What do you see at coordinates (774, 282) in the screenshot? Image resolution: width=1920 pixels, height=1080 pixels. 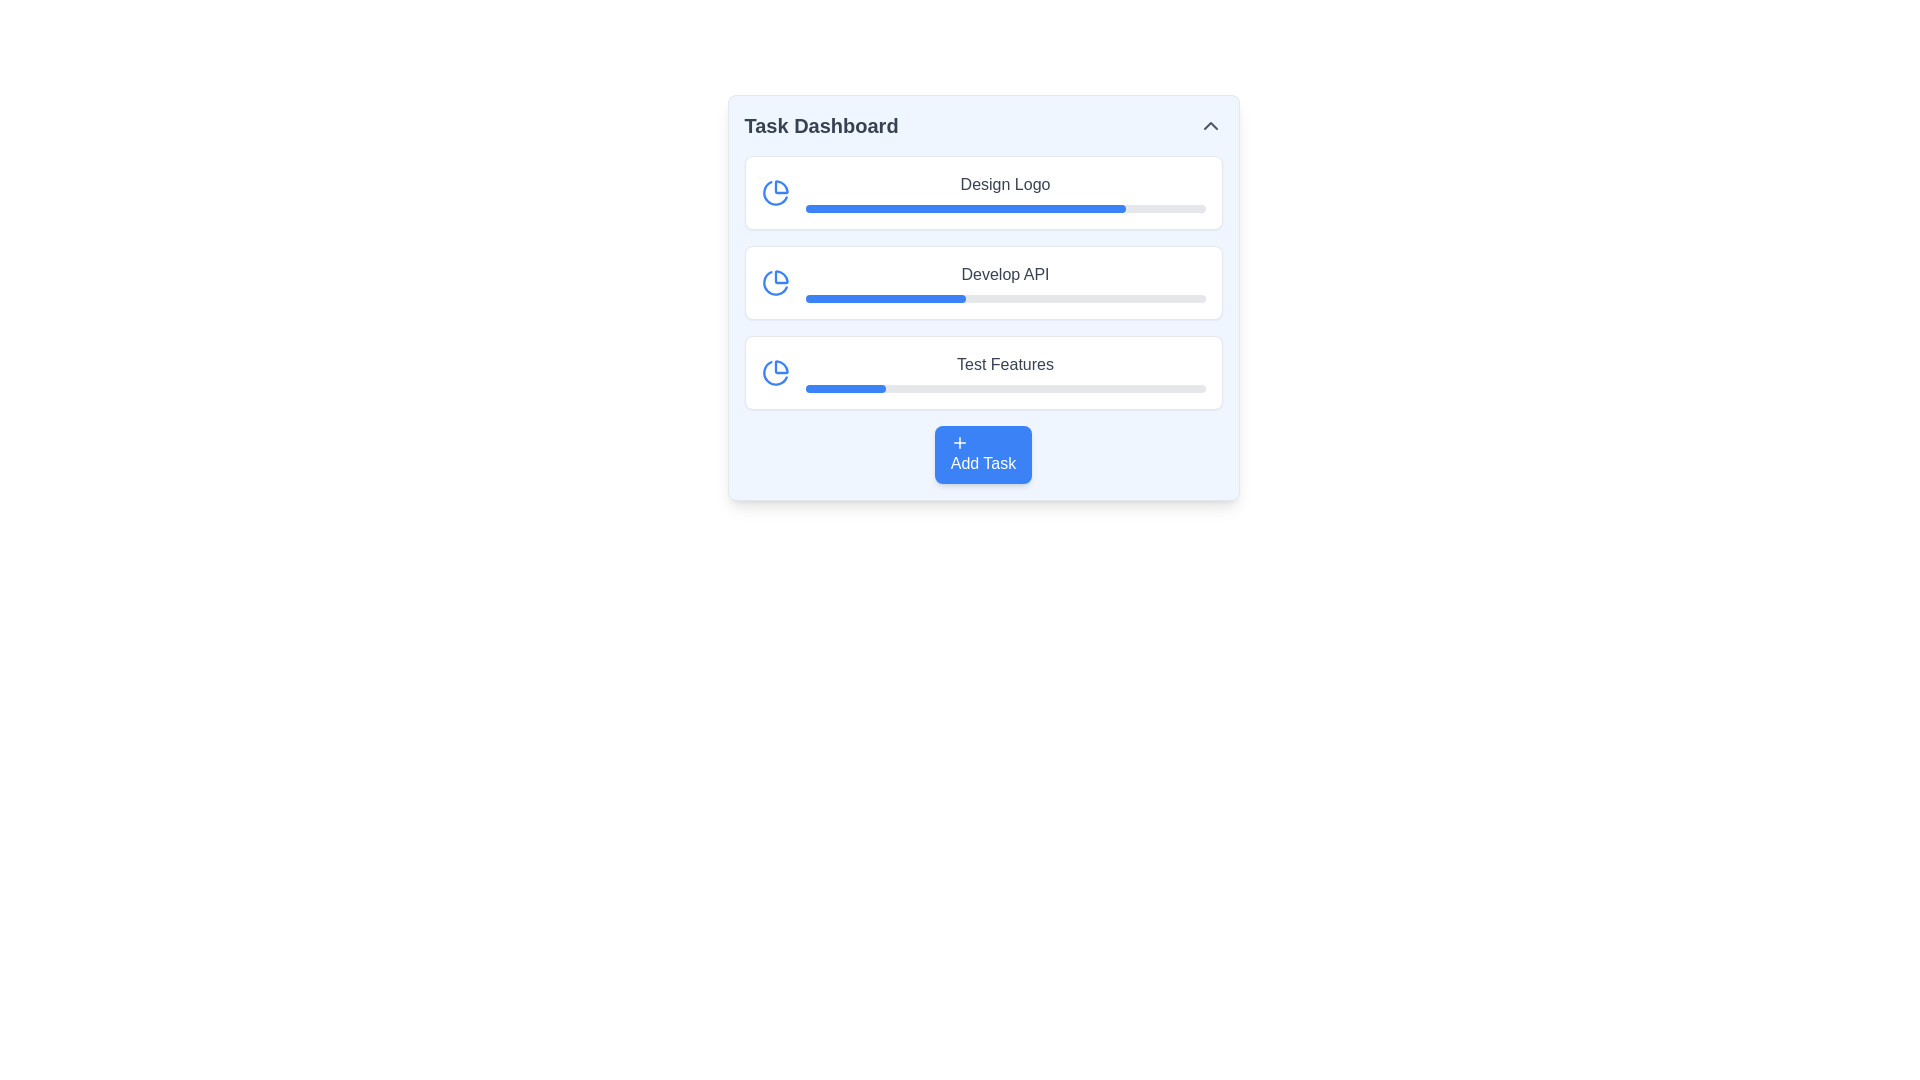 I see `the decorative icon representing the 'Develop API' task located to the left of the text and above the progress bar` at bounding box center [774, 282].